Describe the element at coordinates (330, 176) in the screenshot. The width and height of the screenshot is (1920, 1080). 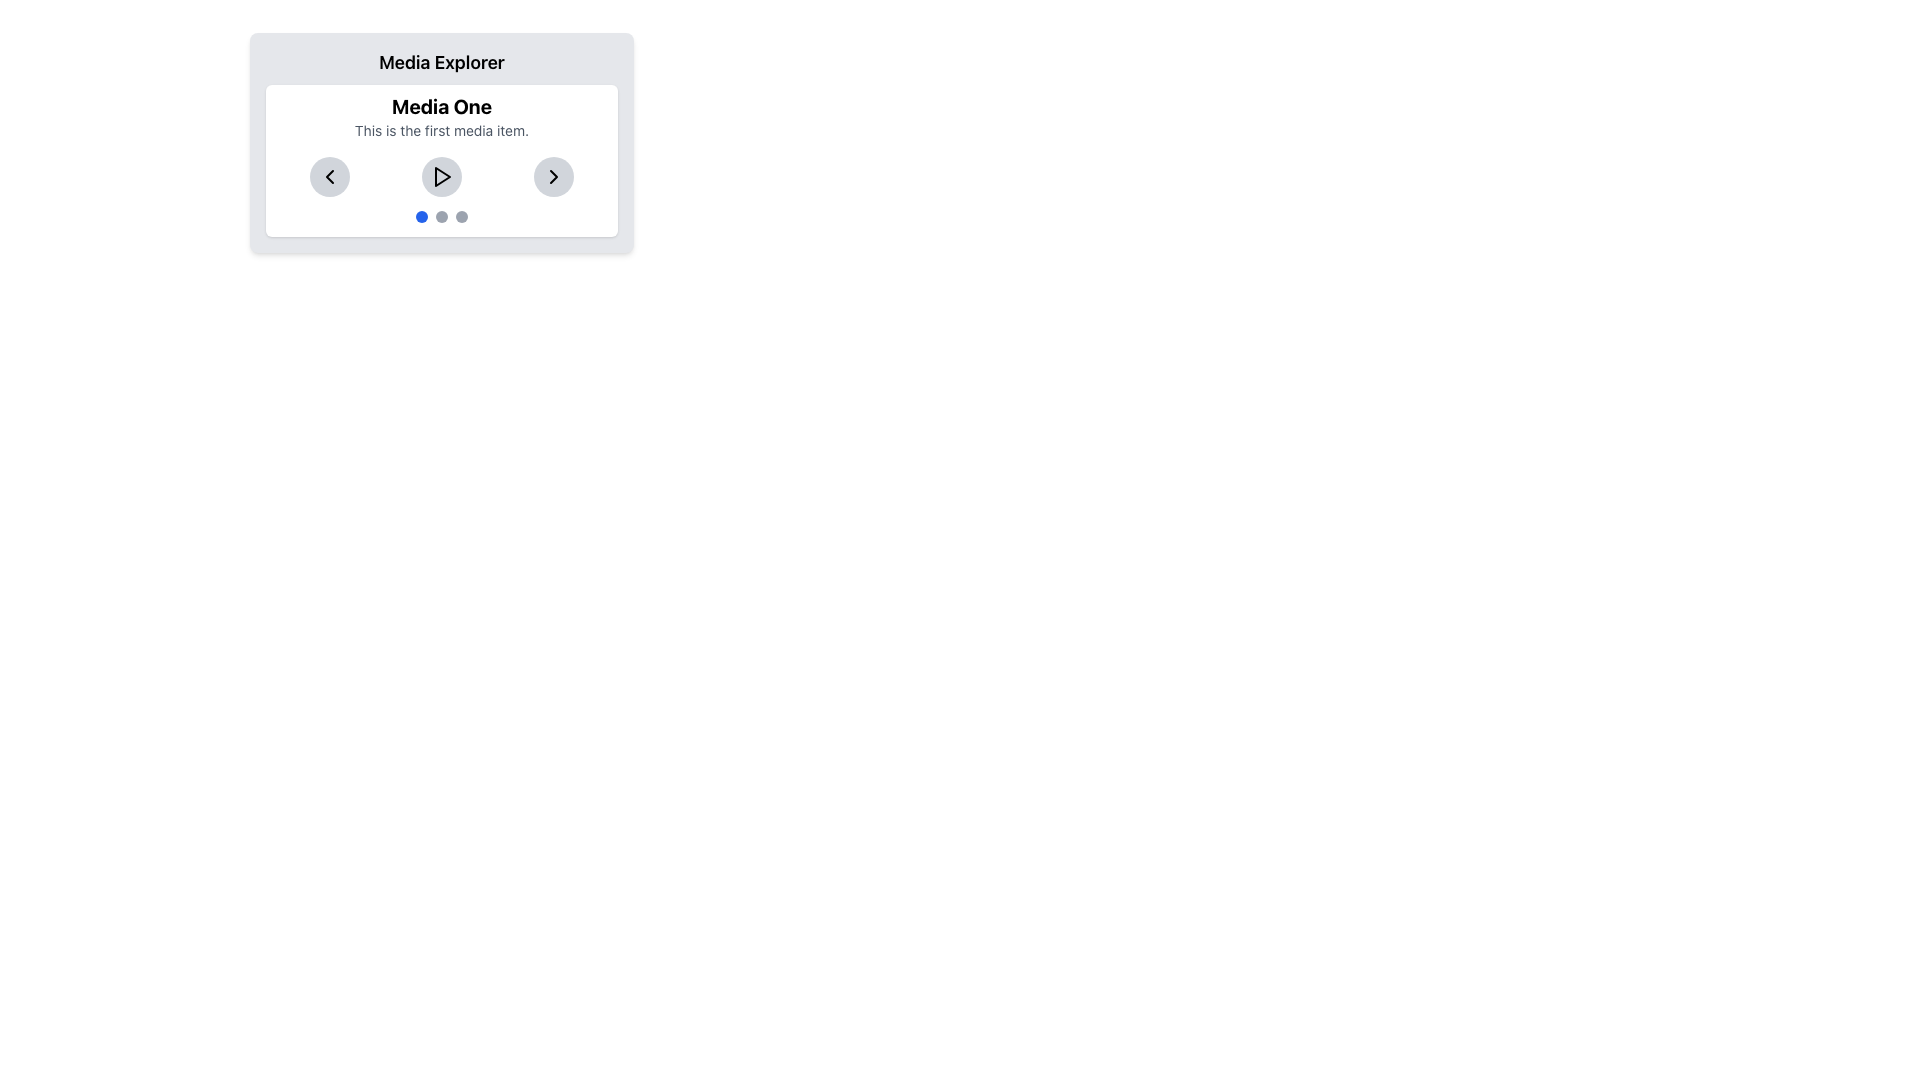
I see `the leftmost circular button with a gray background and a black left arrow icon in the 'Media Explorer' section` at that location.